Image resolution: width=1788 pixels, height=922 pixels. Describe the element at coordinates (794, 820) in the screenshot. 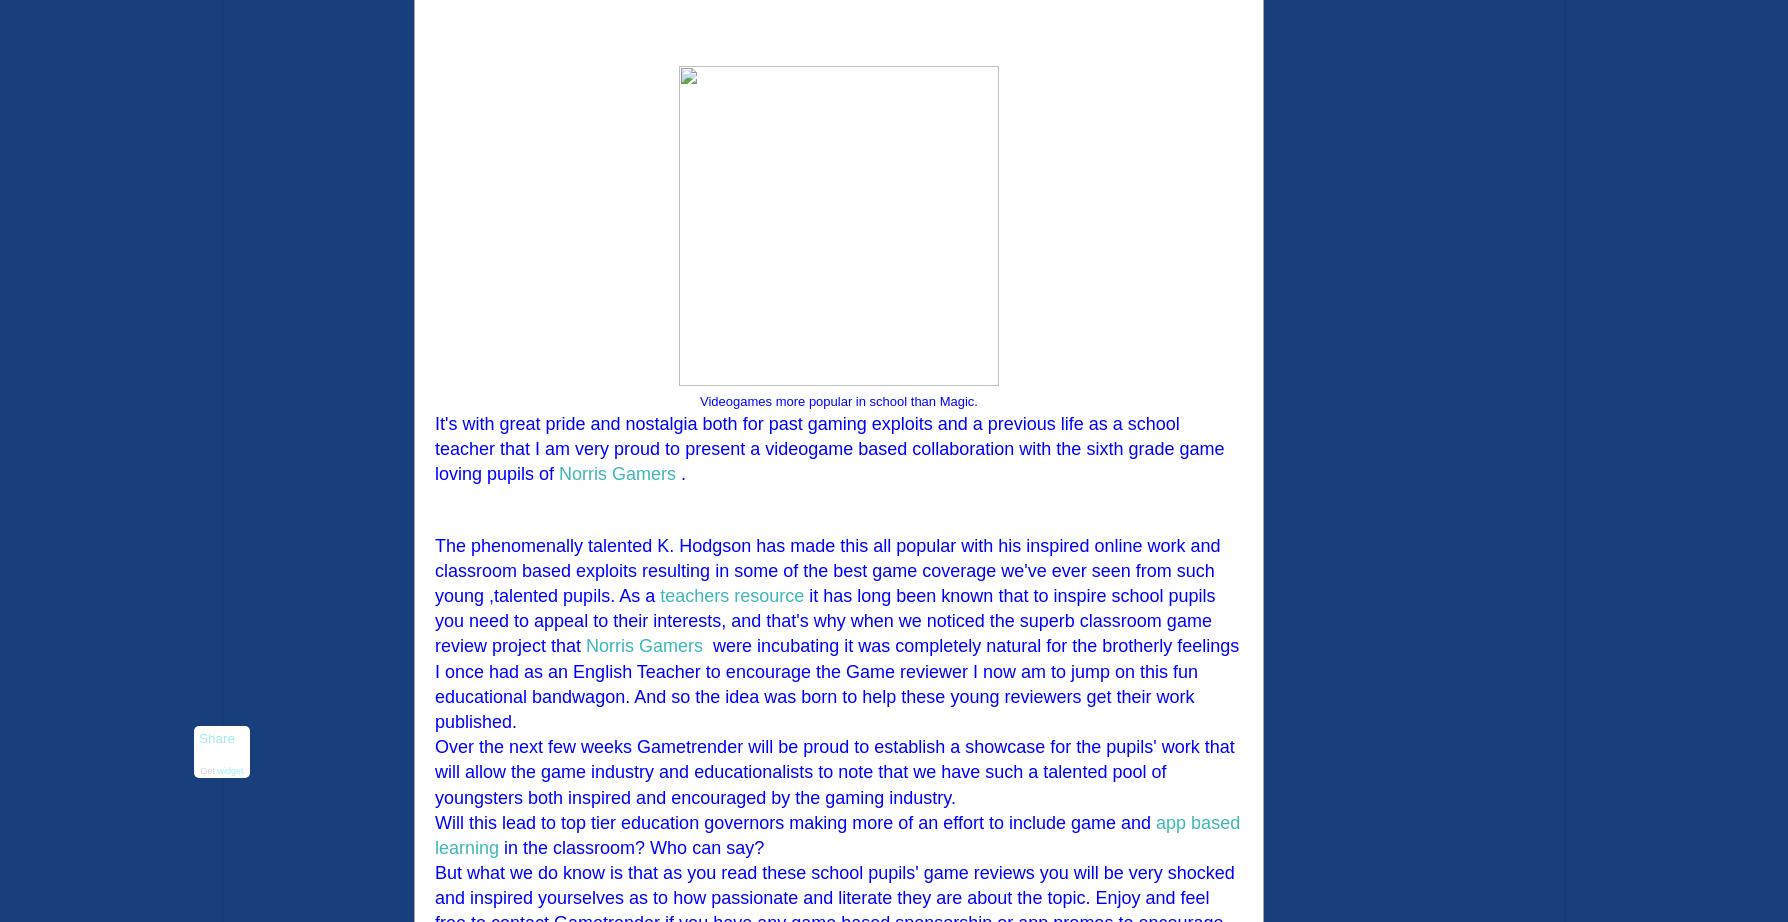

I see `'Will this lead to top tier education governors making more of an effort to include game and'` at that location.